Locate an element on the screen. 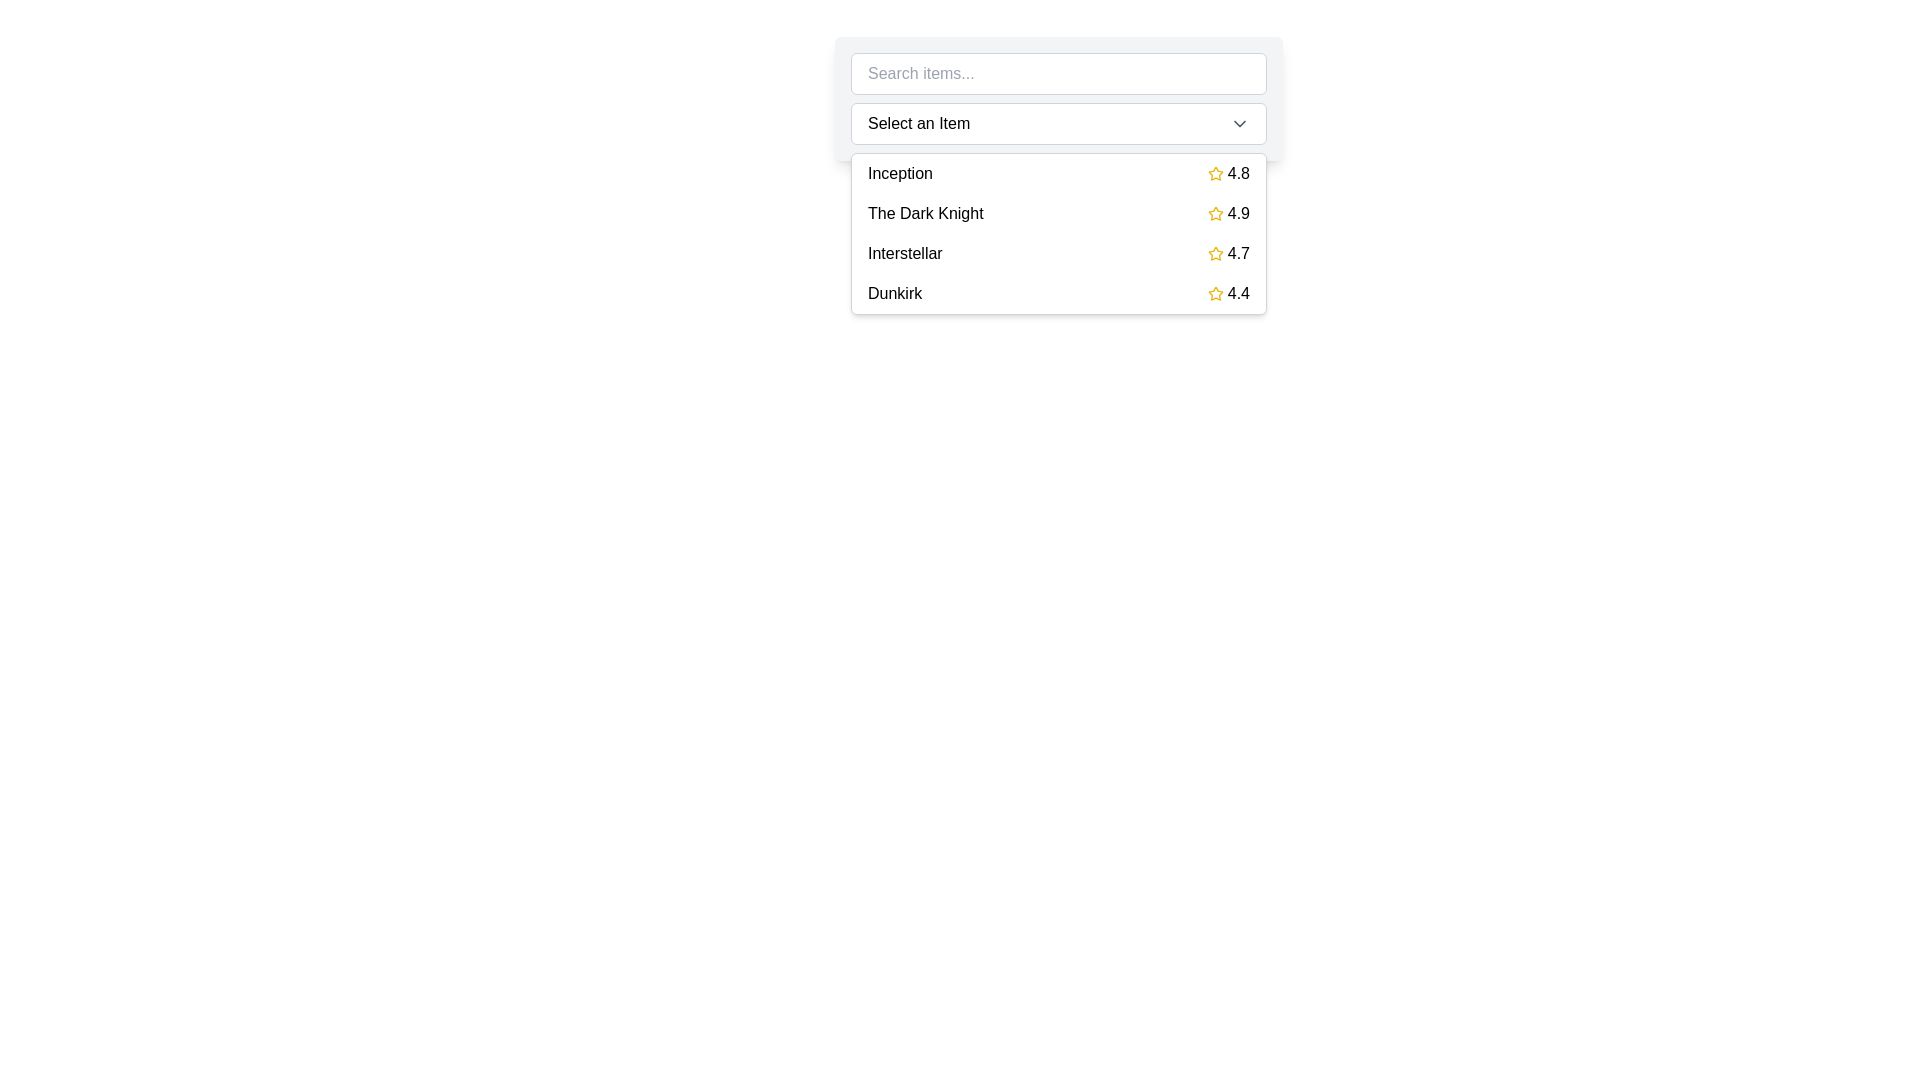 The image size is (1920, 1080). the text element representing the third movie in the dropdown menu, located between 'The Dark Knight' and 'Dunkirk' is located at coordinates (904, 253).